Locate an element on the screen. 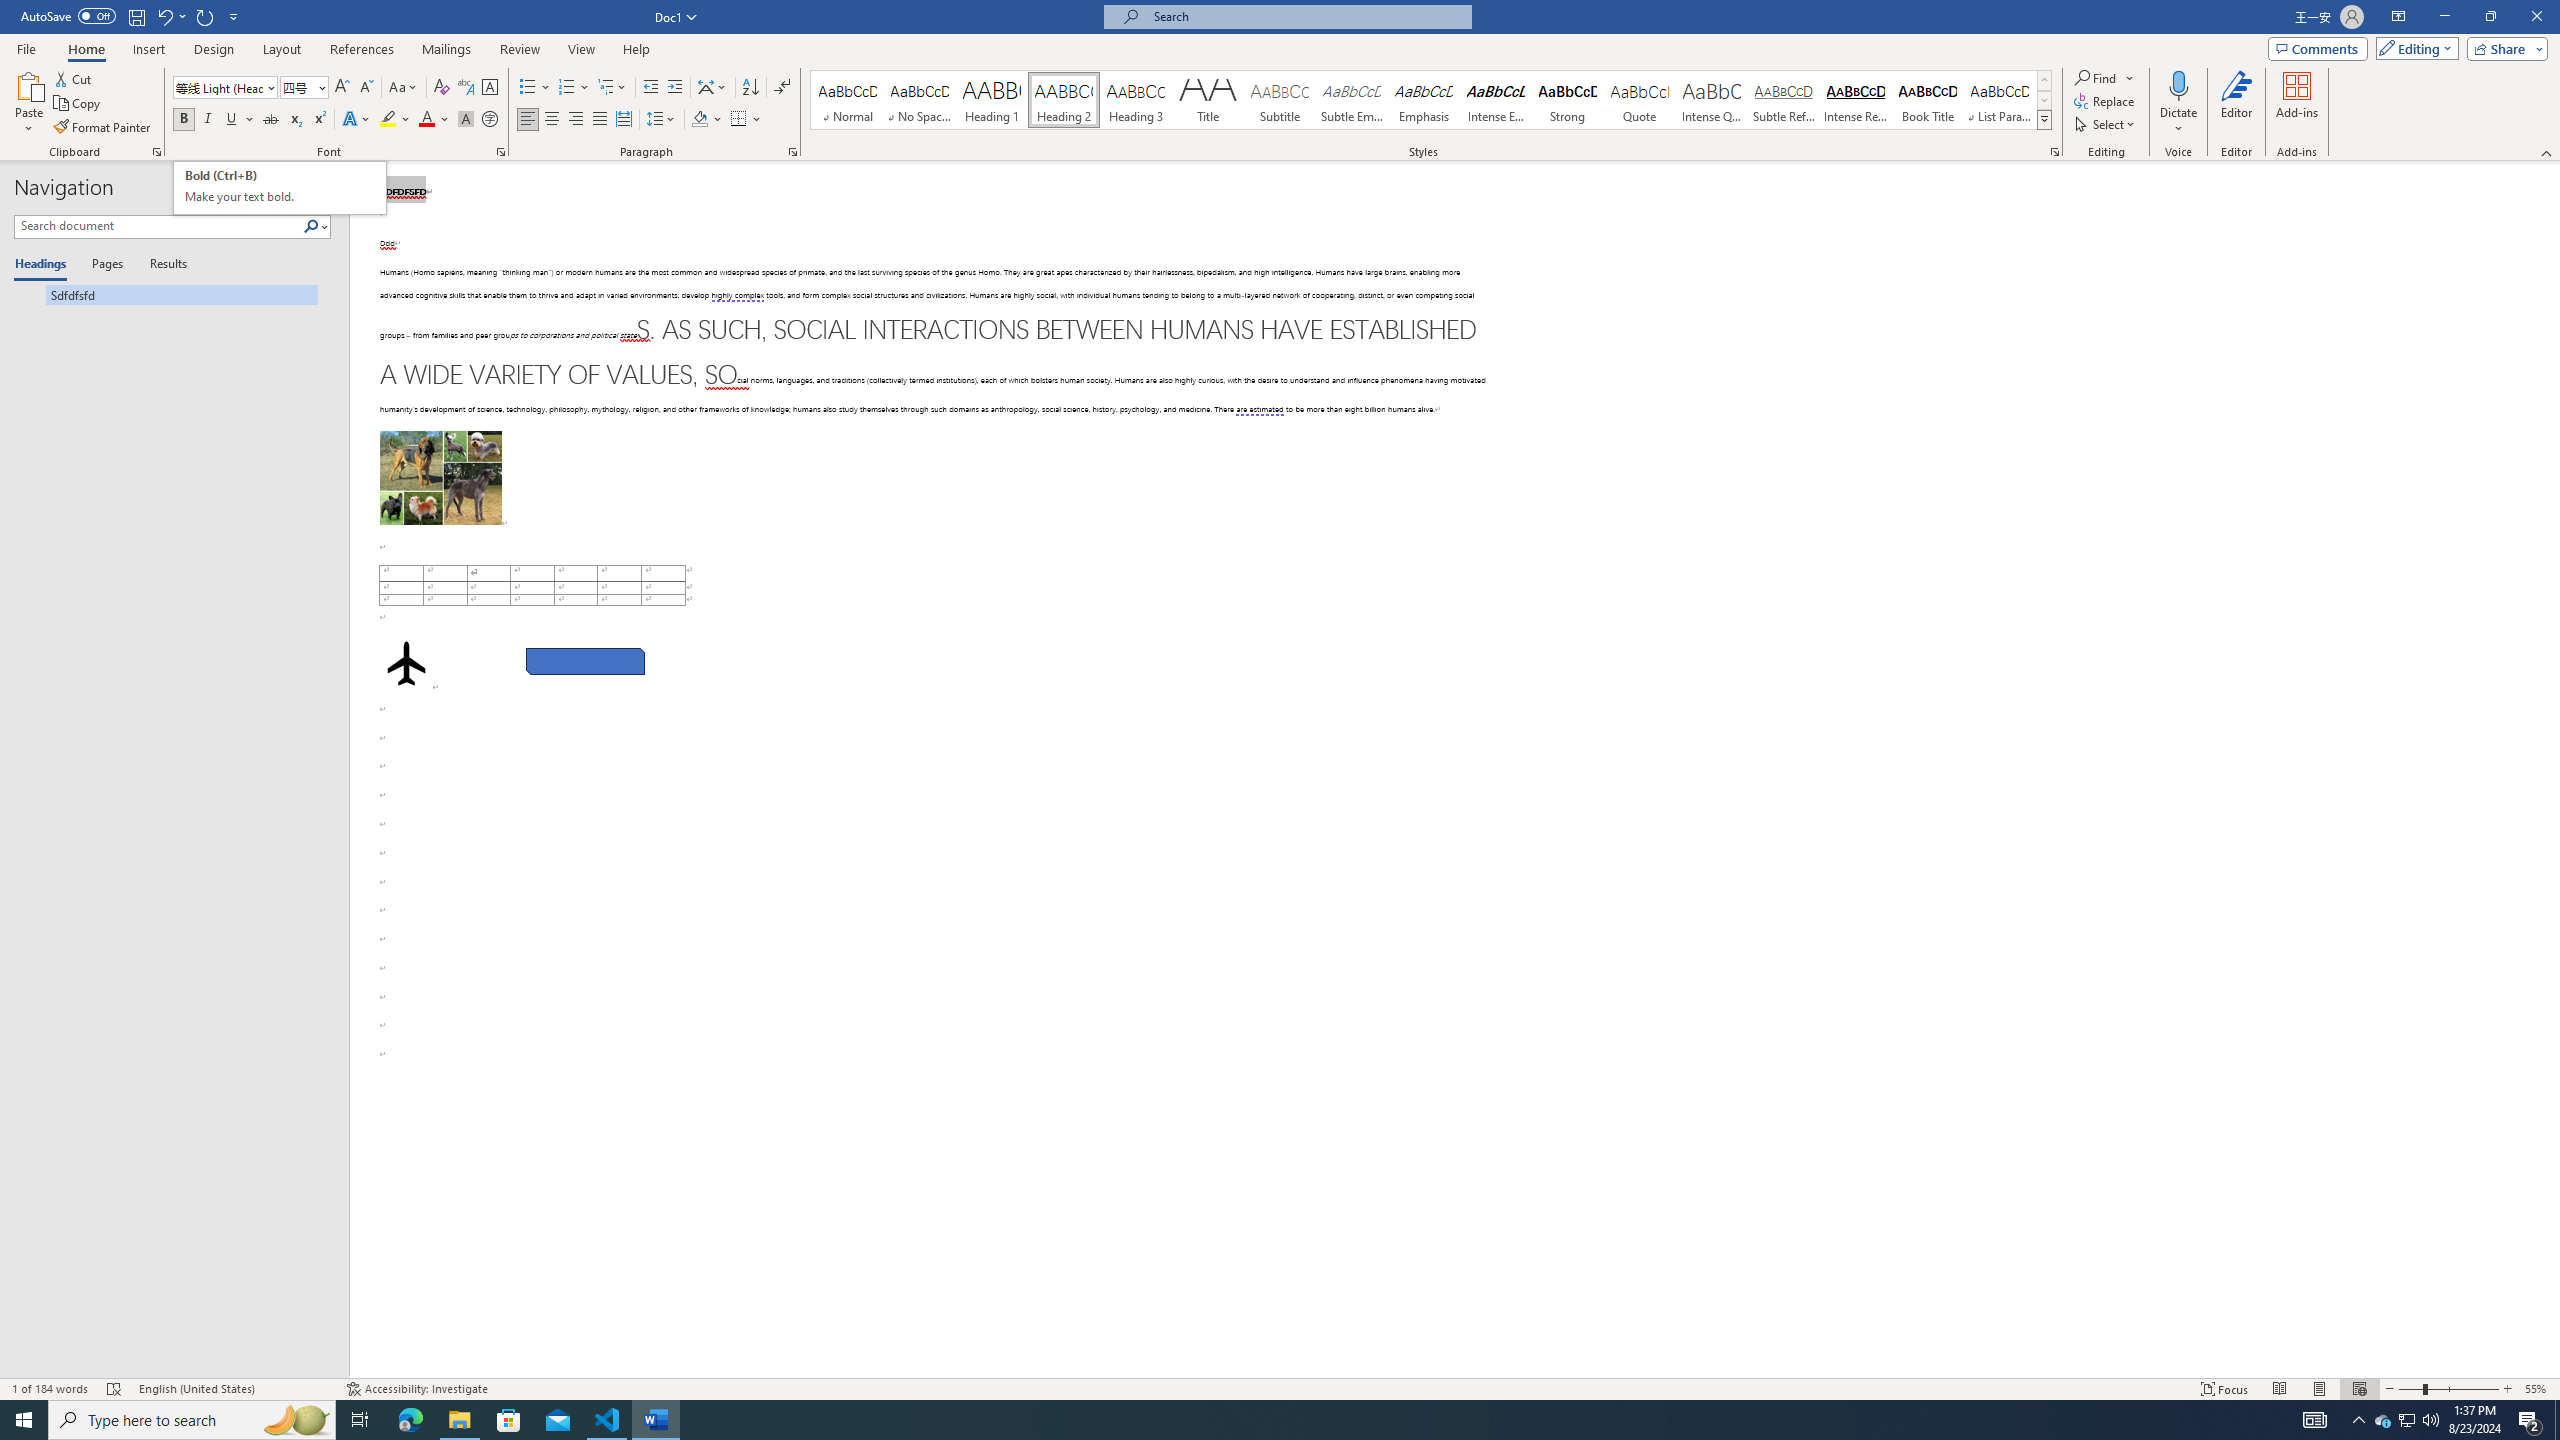 The width and height of the screenshot is (2560, 1440). 'Character Shading' is located at coordinates (464, 118).